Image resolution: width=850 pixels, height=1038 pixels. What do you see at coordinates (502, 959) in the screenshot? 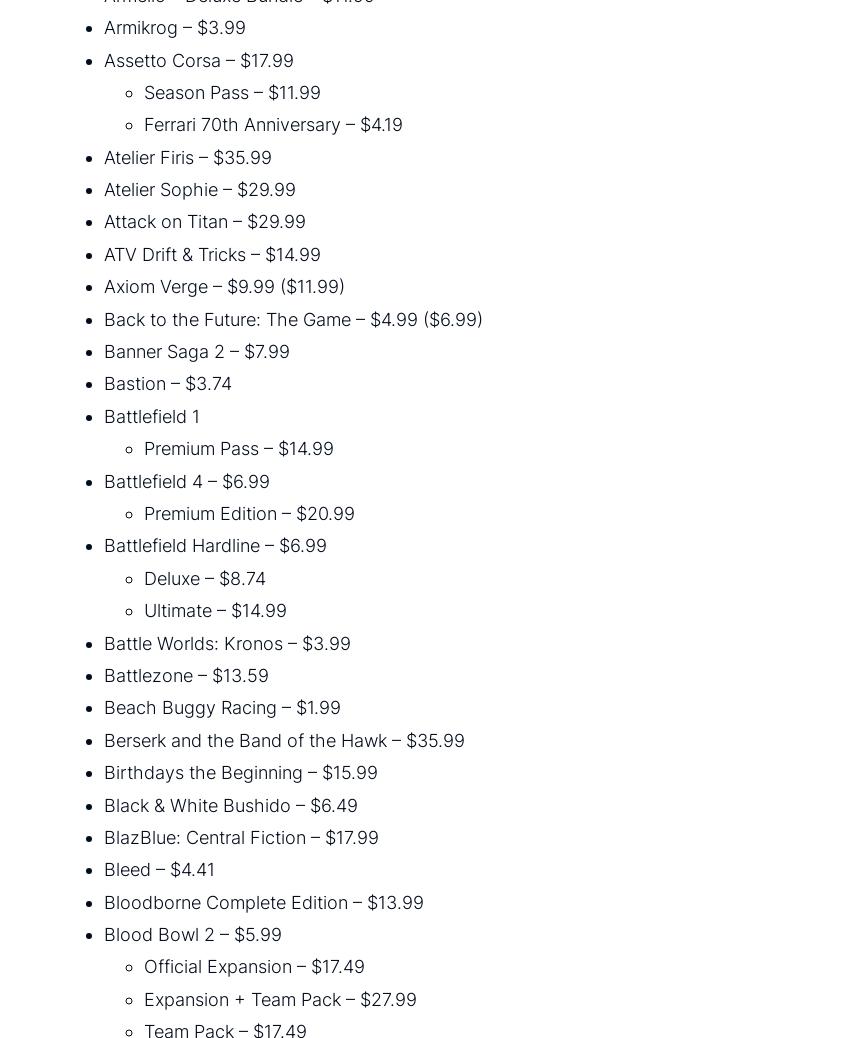
I see `'Privacy Policy'` at bounding box center [502, 959].